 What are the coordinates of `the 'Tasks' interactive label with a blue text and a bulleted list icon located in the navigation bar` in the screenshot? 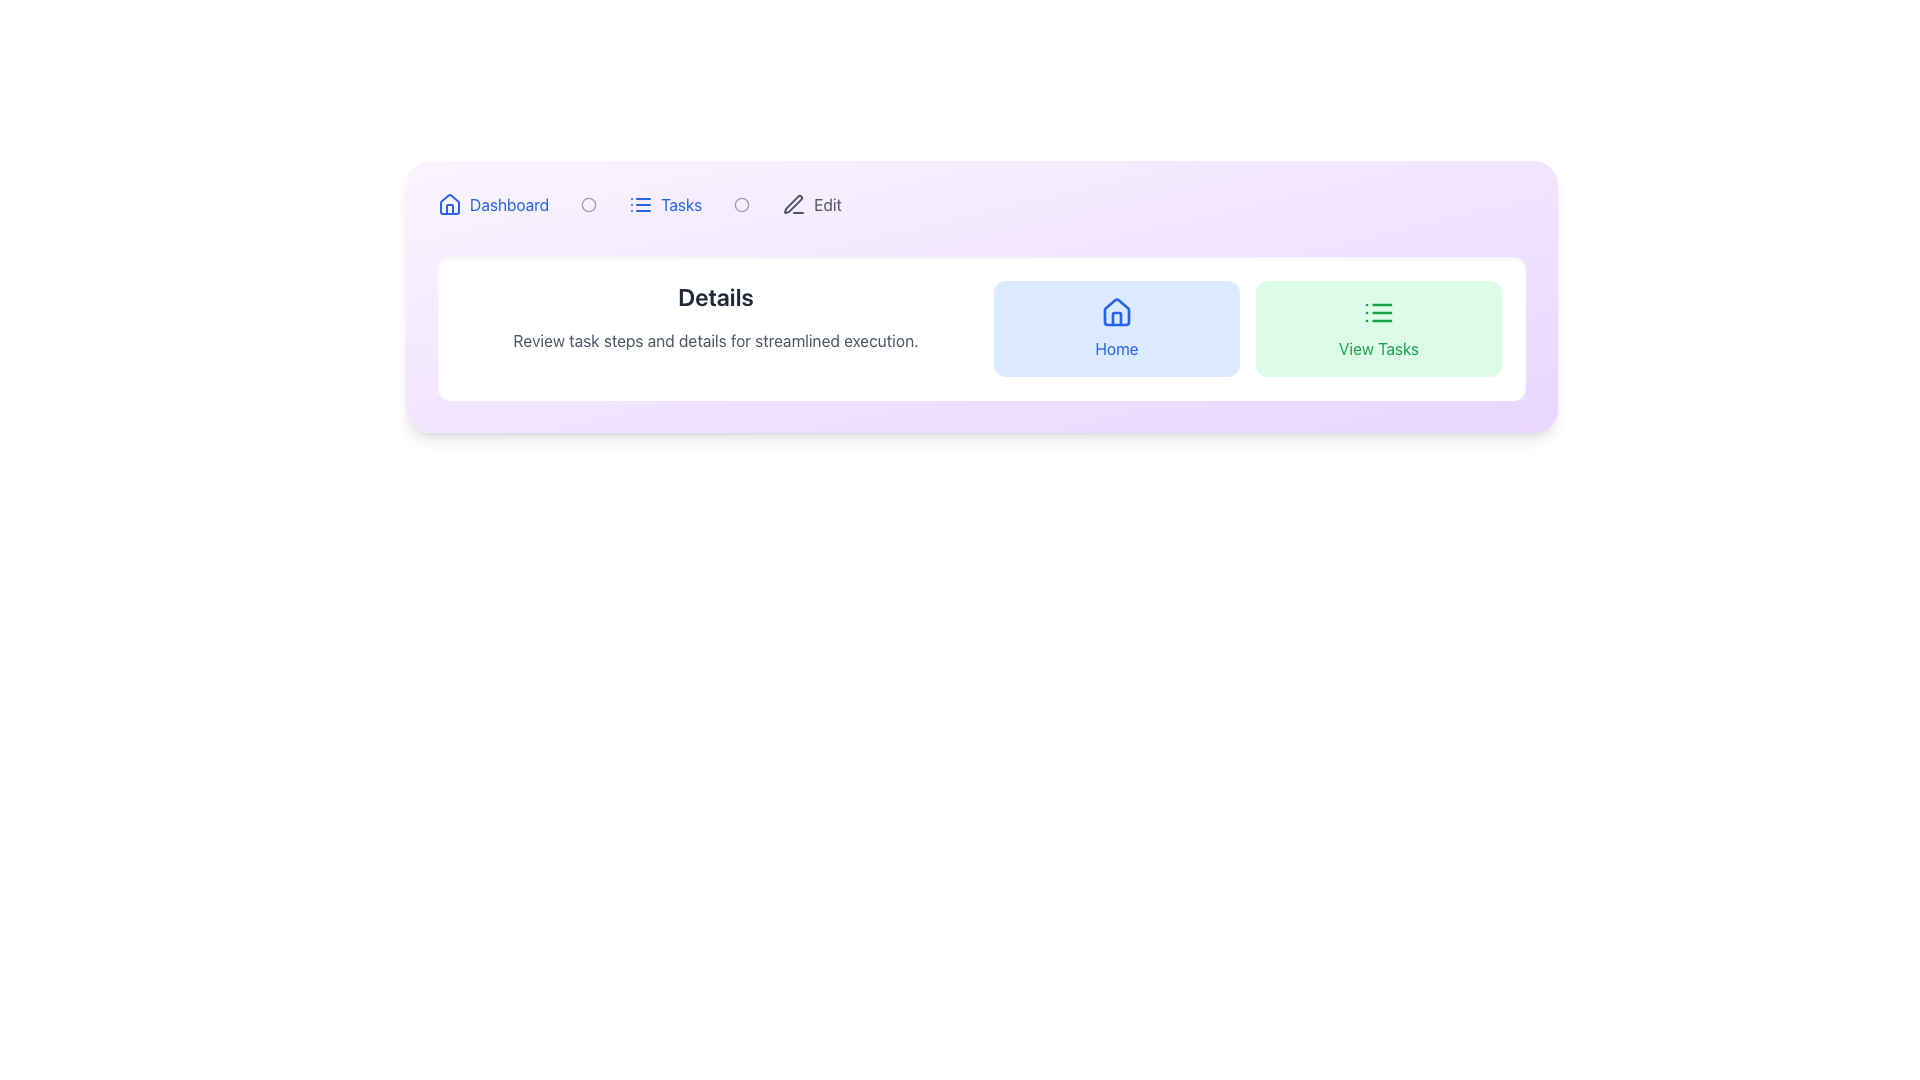 It's located at (665, 204).